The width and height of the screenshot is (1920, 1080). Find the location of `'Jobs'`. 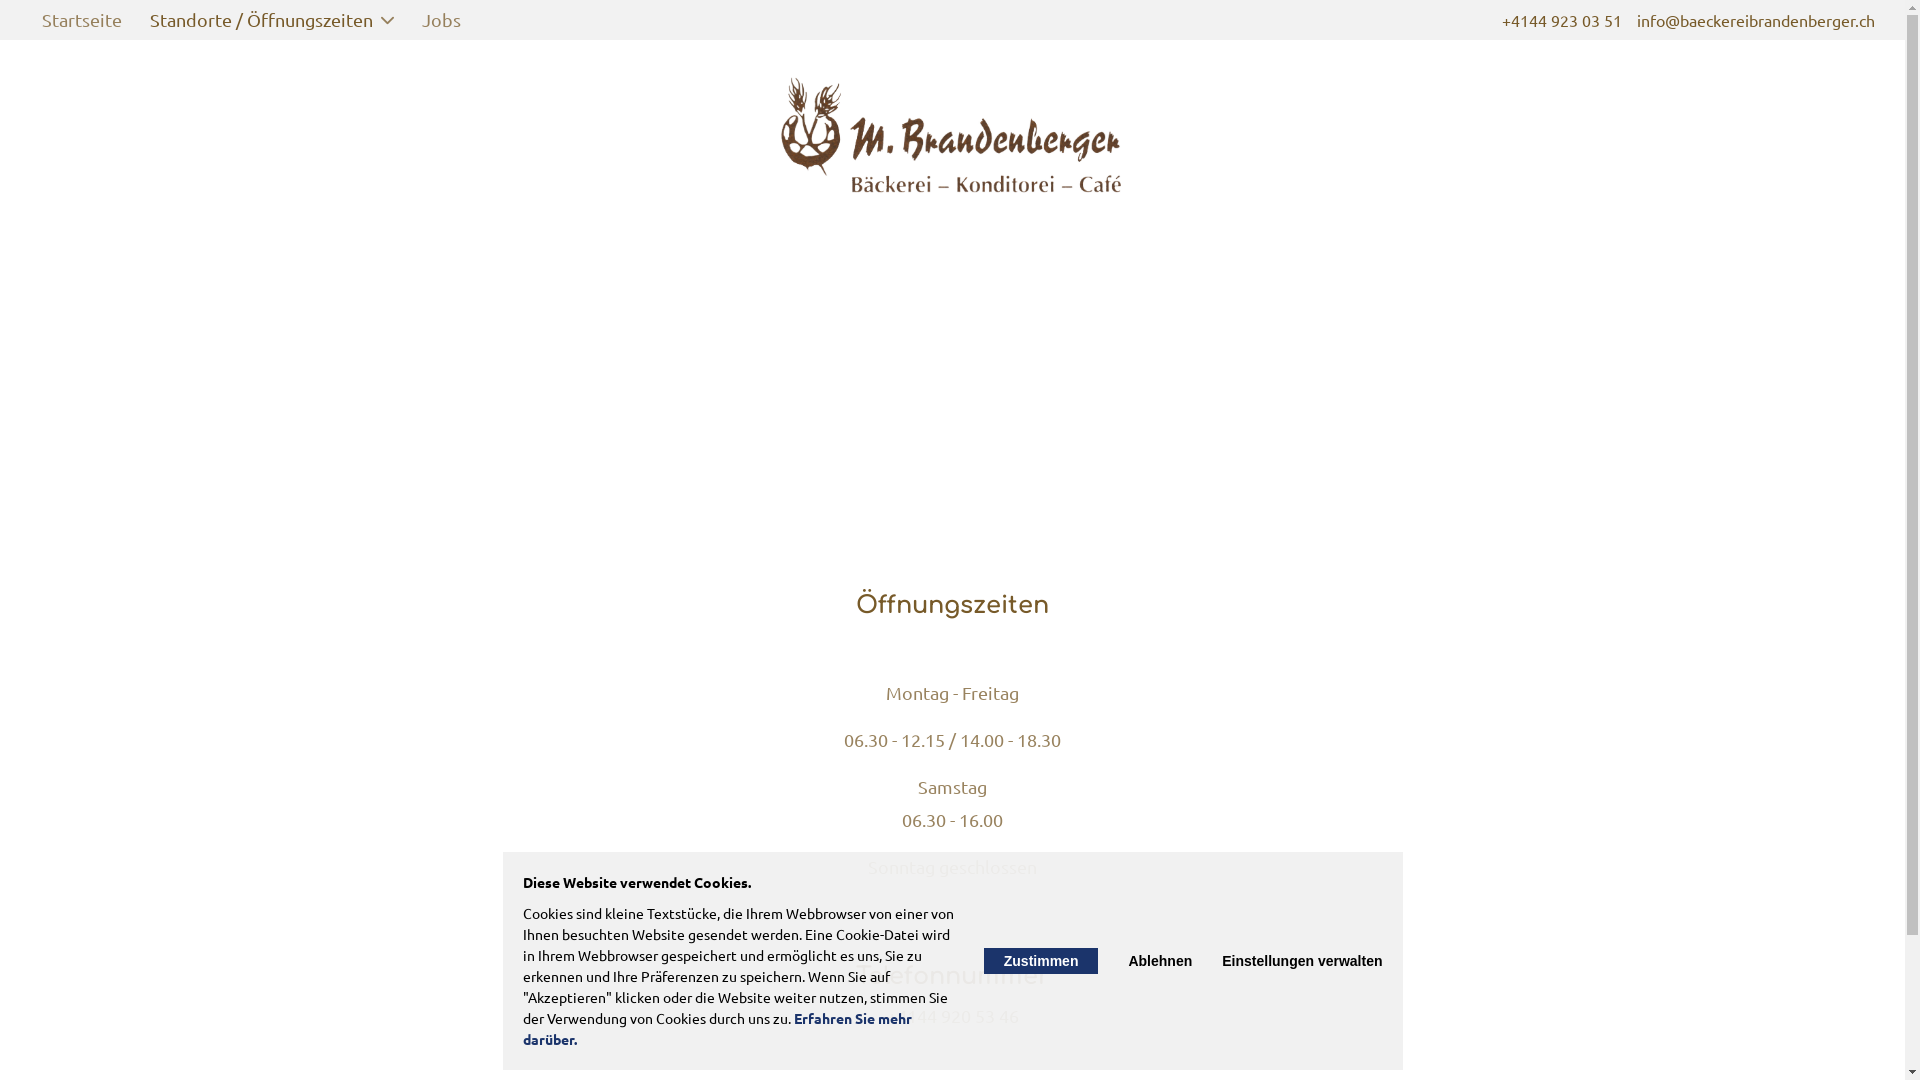

'Jobs' is located at coordinates (408, 19).